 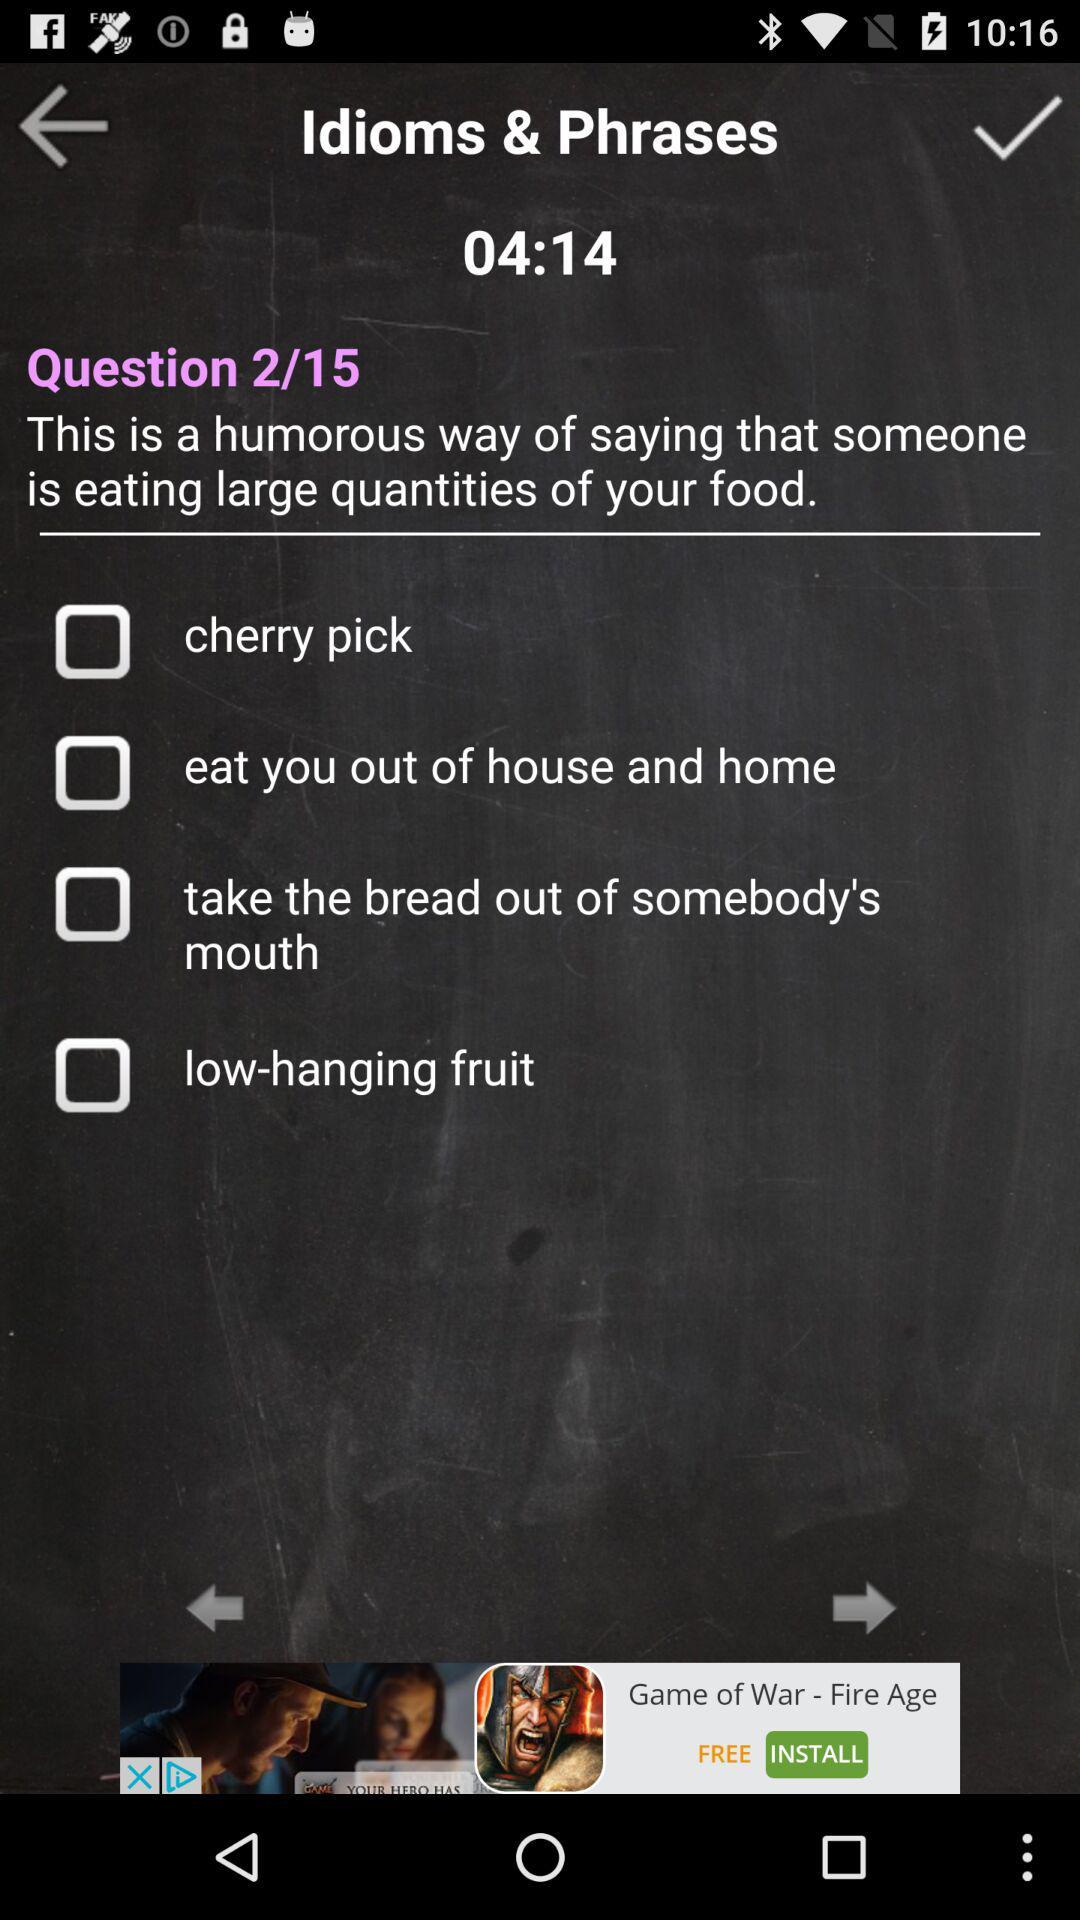 I want to click on selects answer, so click(x=91, y=771).